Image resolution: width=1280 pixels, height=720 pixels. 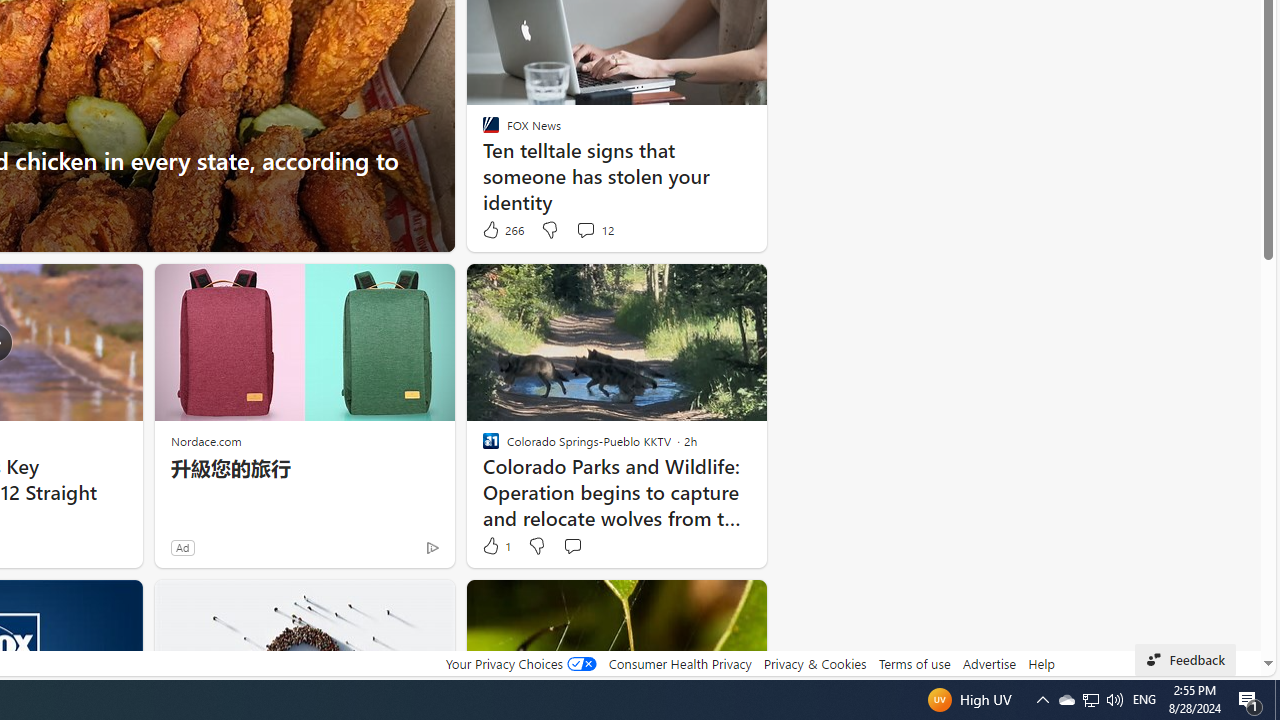 I want to click on 'Advertise', so click(x=990, y=663).